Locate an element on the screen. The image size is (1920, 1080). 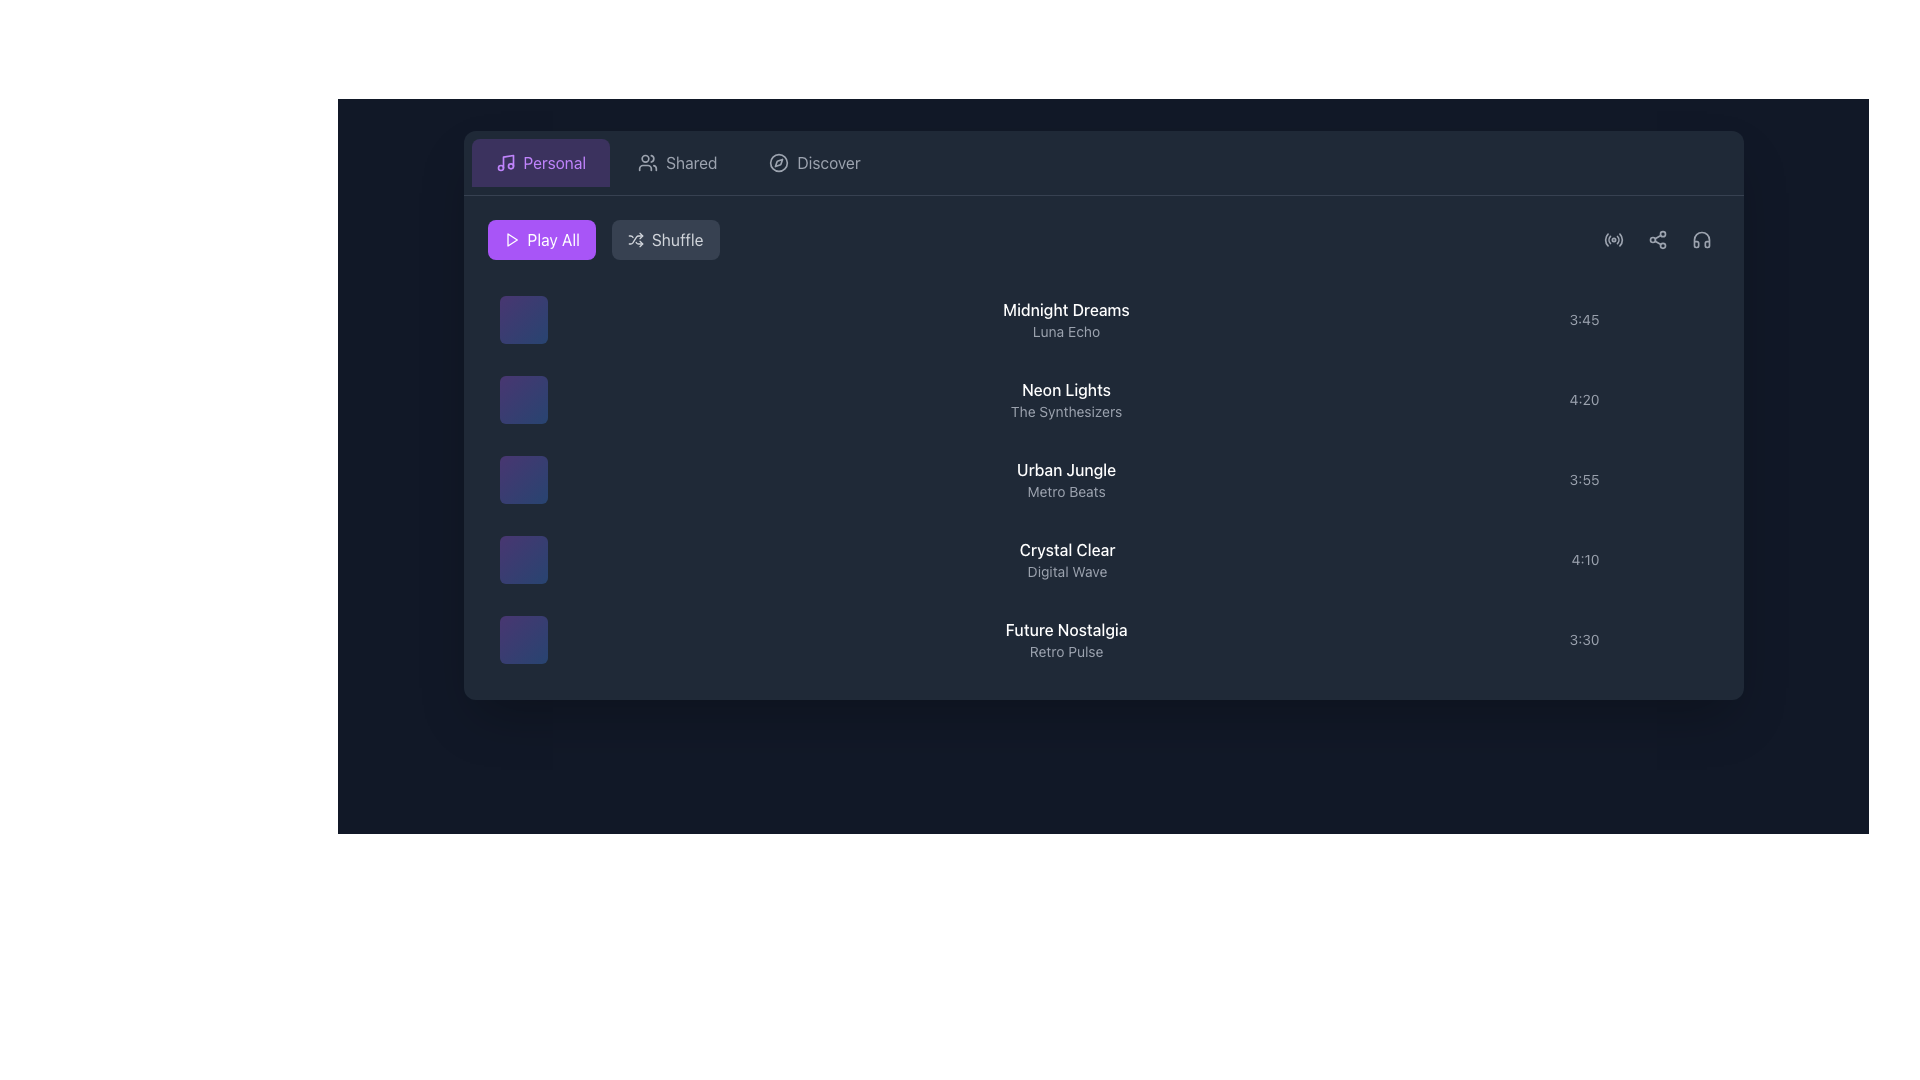
the 'Discover' icon located in the navigation bar, which symbolizes exploration features is located at coordinates (778, 161).